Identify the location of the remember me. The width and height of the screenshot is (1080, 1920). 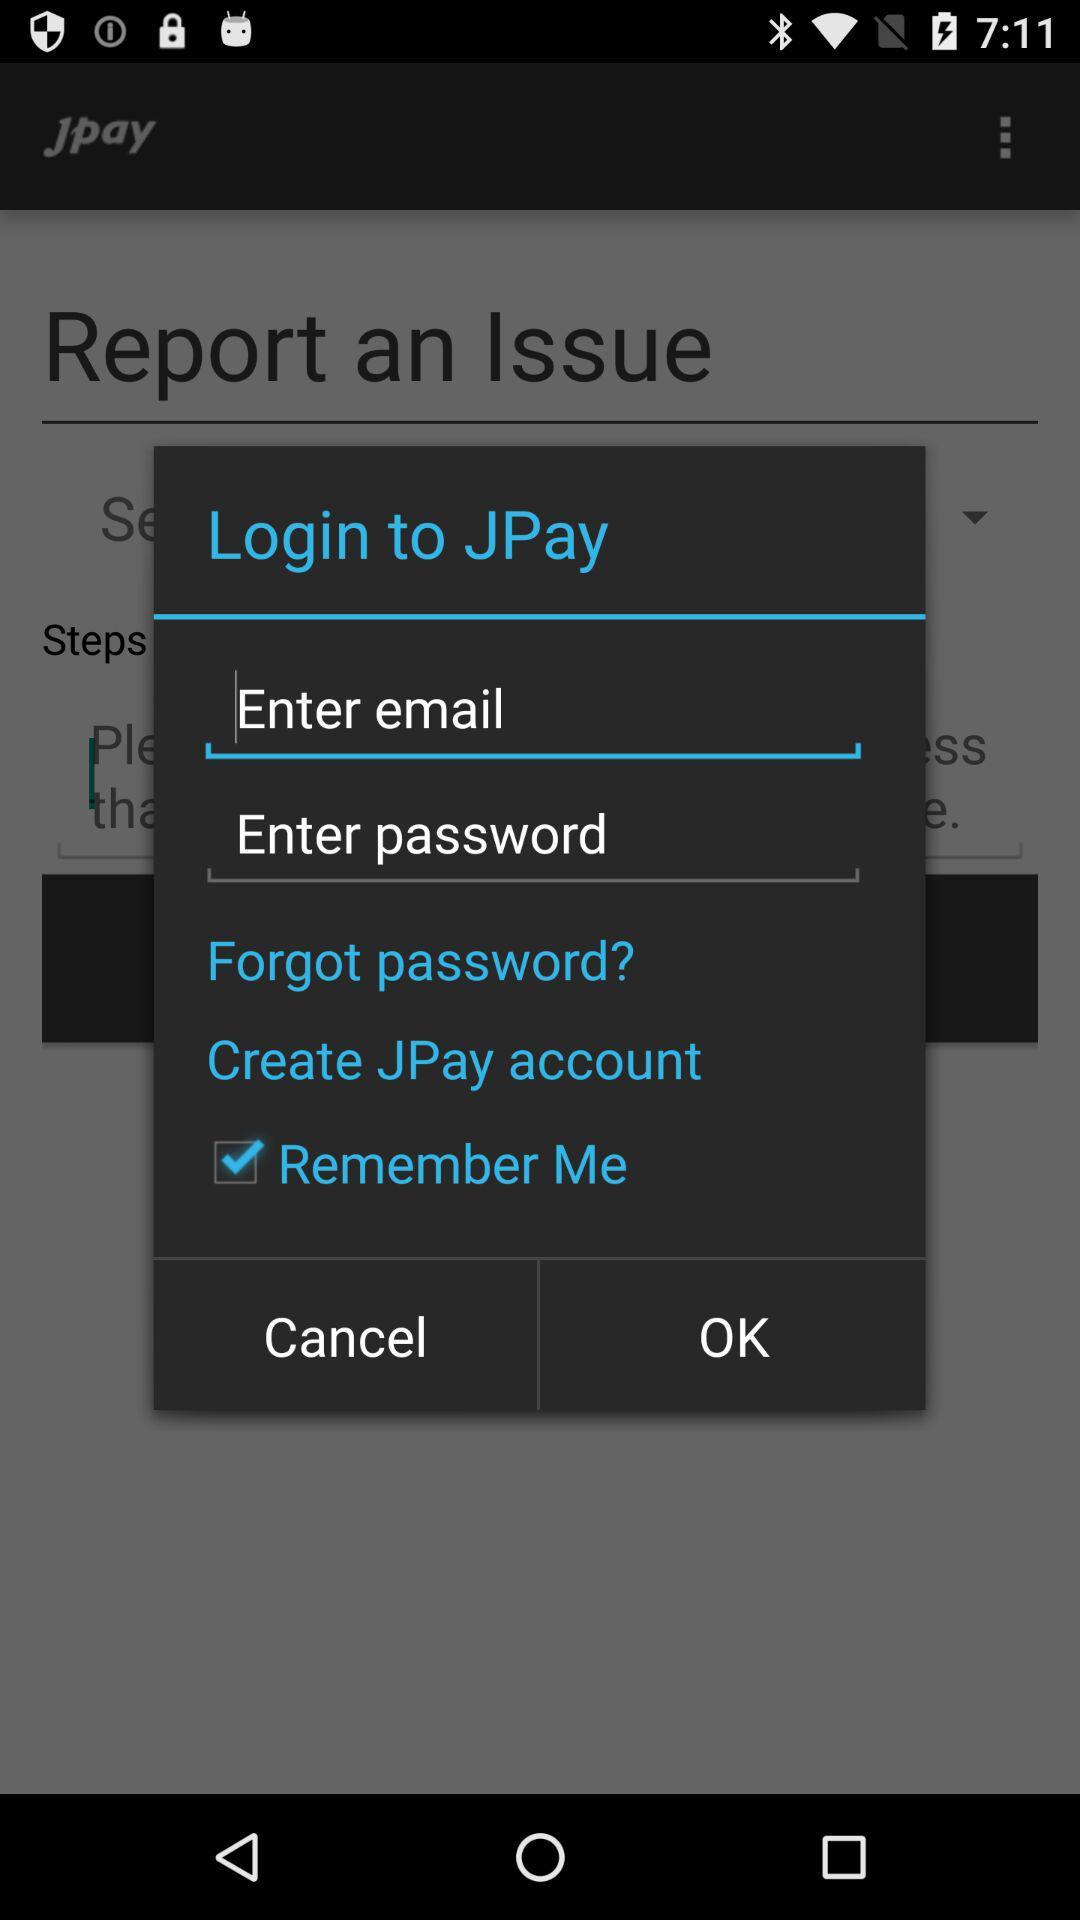
(409, 1162).